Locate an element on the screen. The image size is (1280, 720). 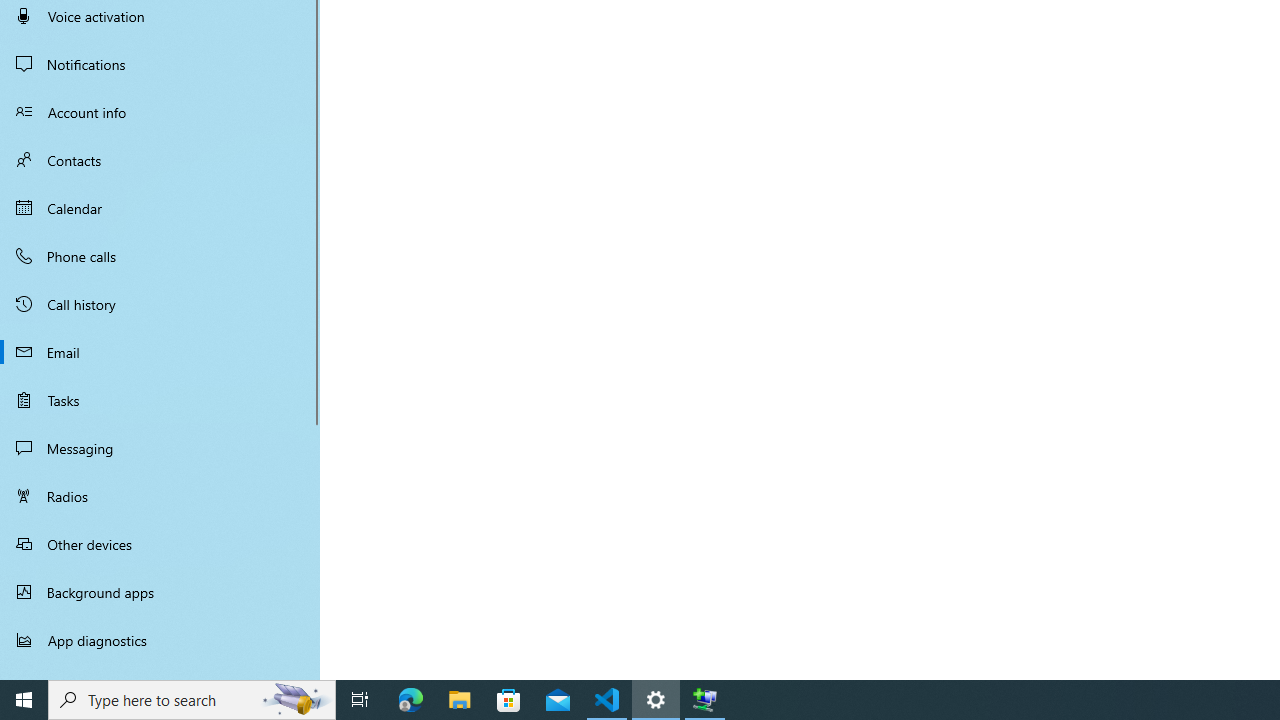
'Microsoft Edge' is located at coordinates (410, 698).